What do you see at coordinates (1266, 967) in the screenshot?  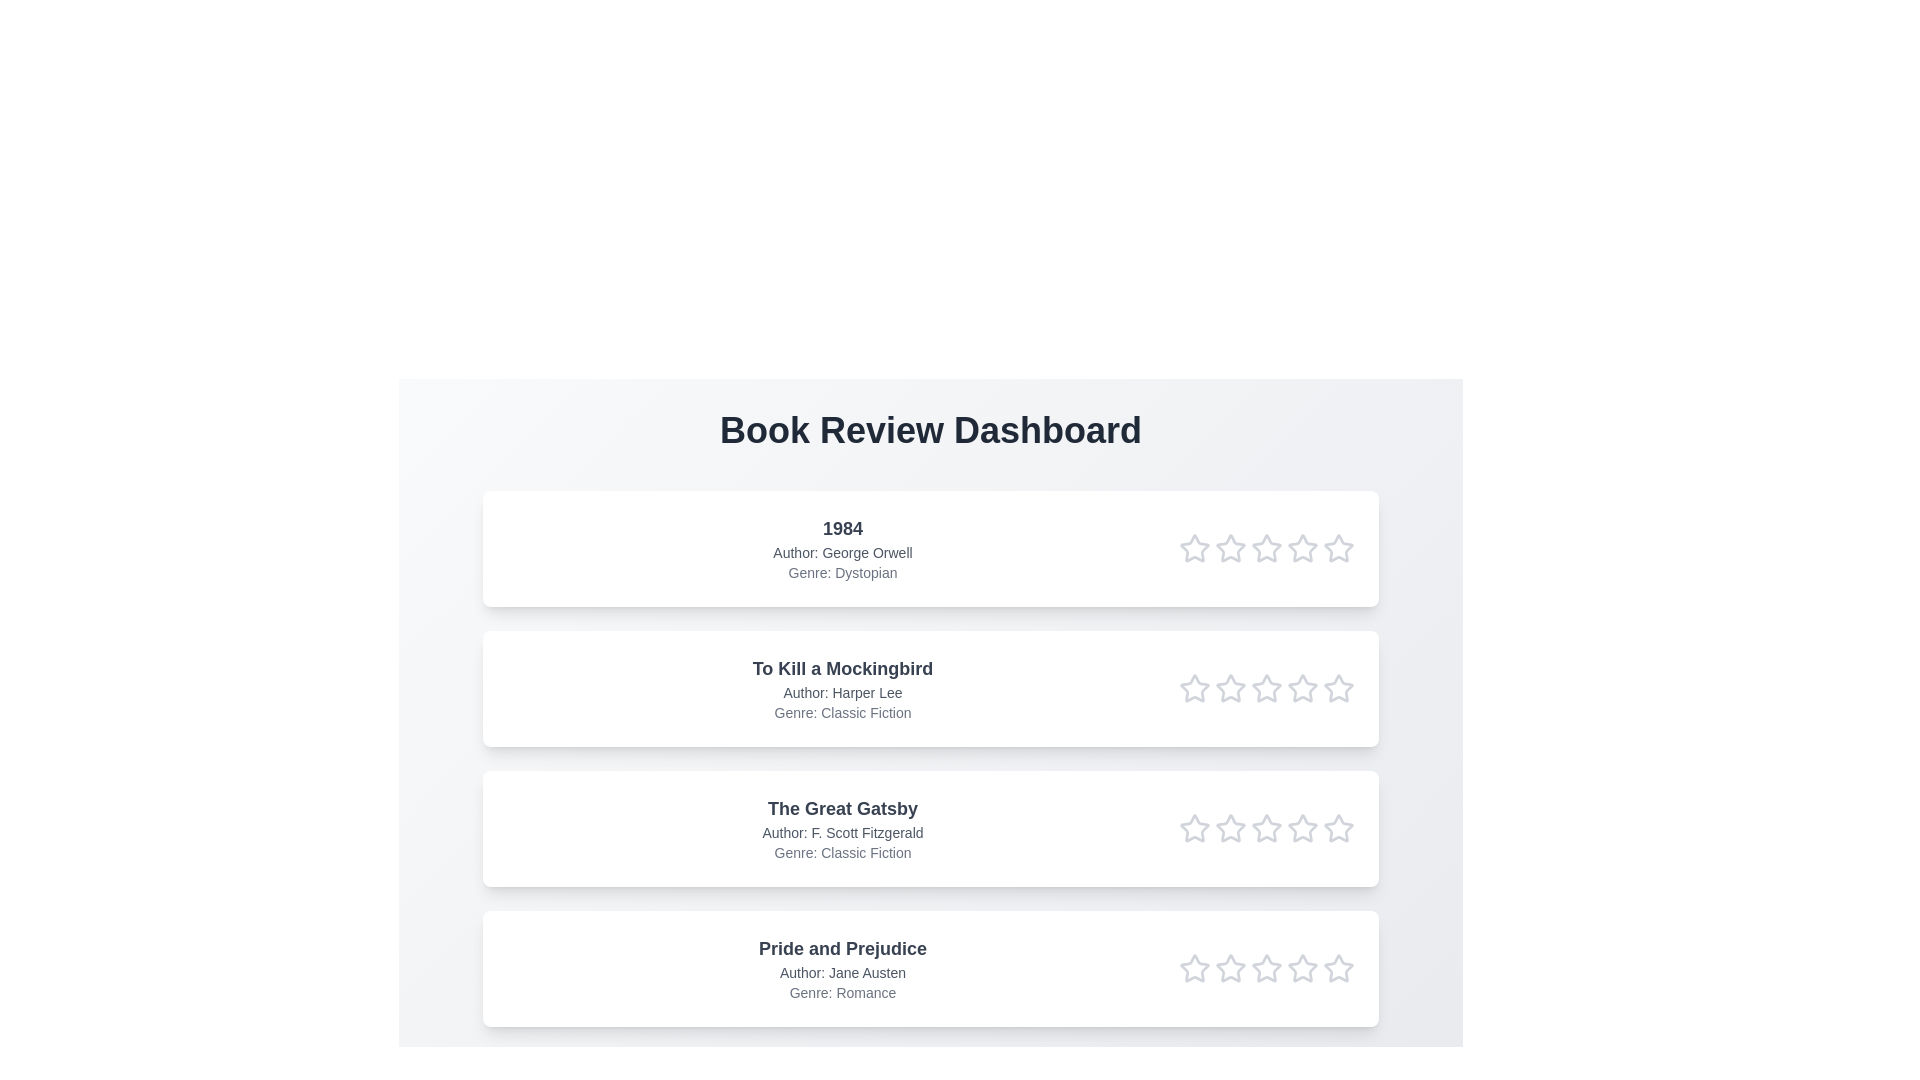 I see `the star corresponding to 3 in the rating row of the book titled Pride and Prejudice` at bounding box center [1266, 967].